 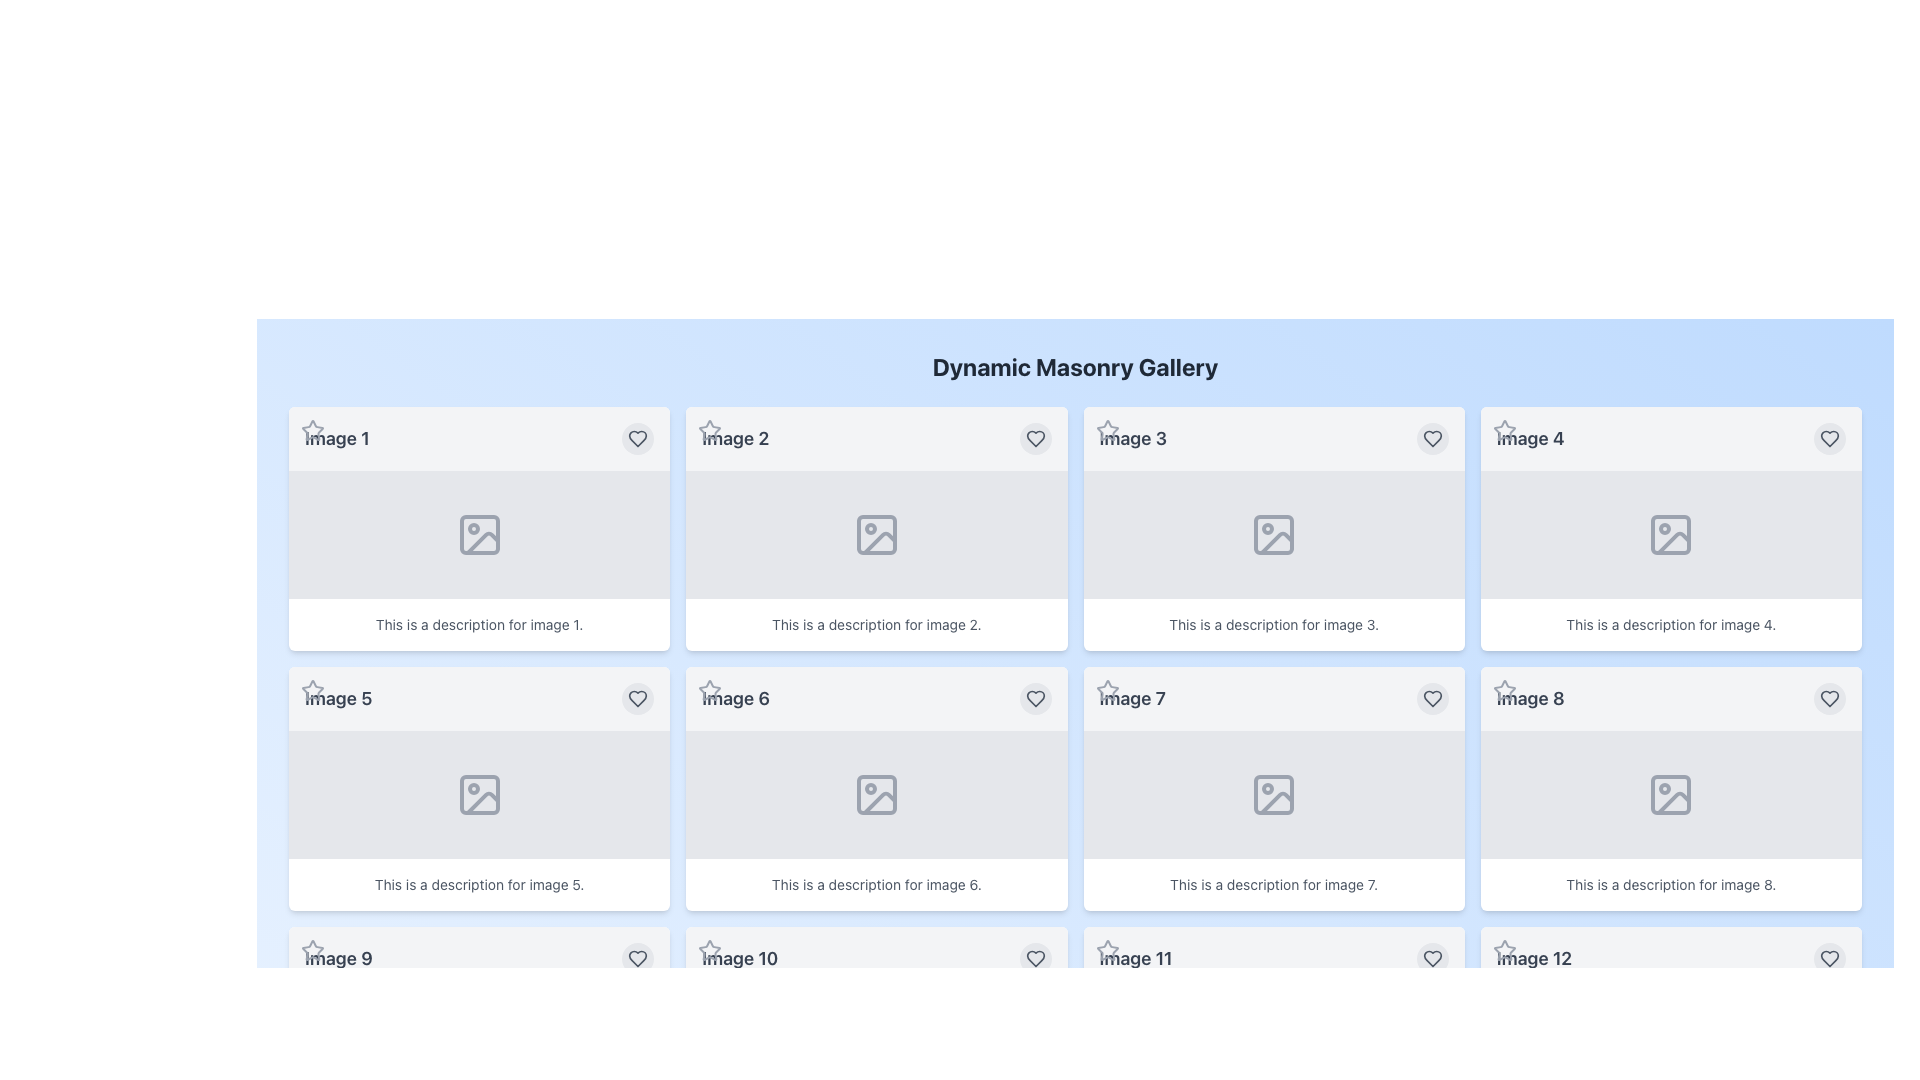 I want to click on the card titled 'Image 5' which has a central icon and description text at the bottom, so click(x=478, y=788).